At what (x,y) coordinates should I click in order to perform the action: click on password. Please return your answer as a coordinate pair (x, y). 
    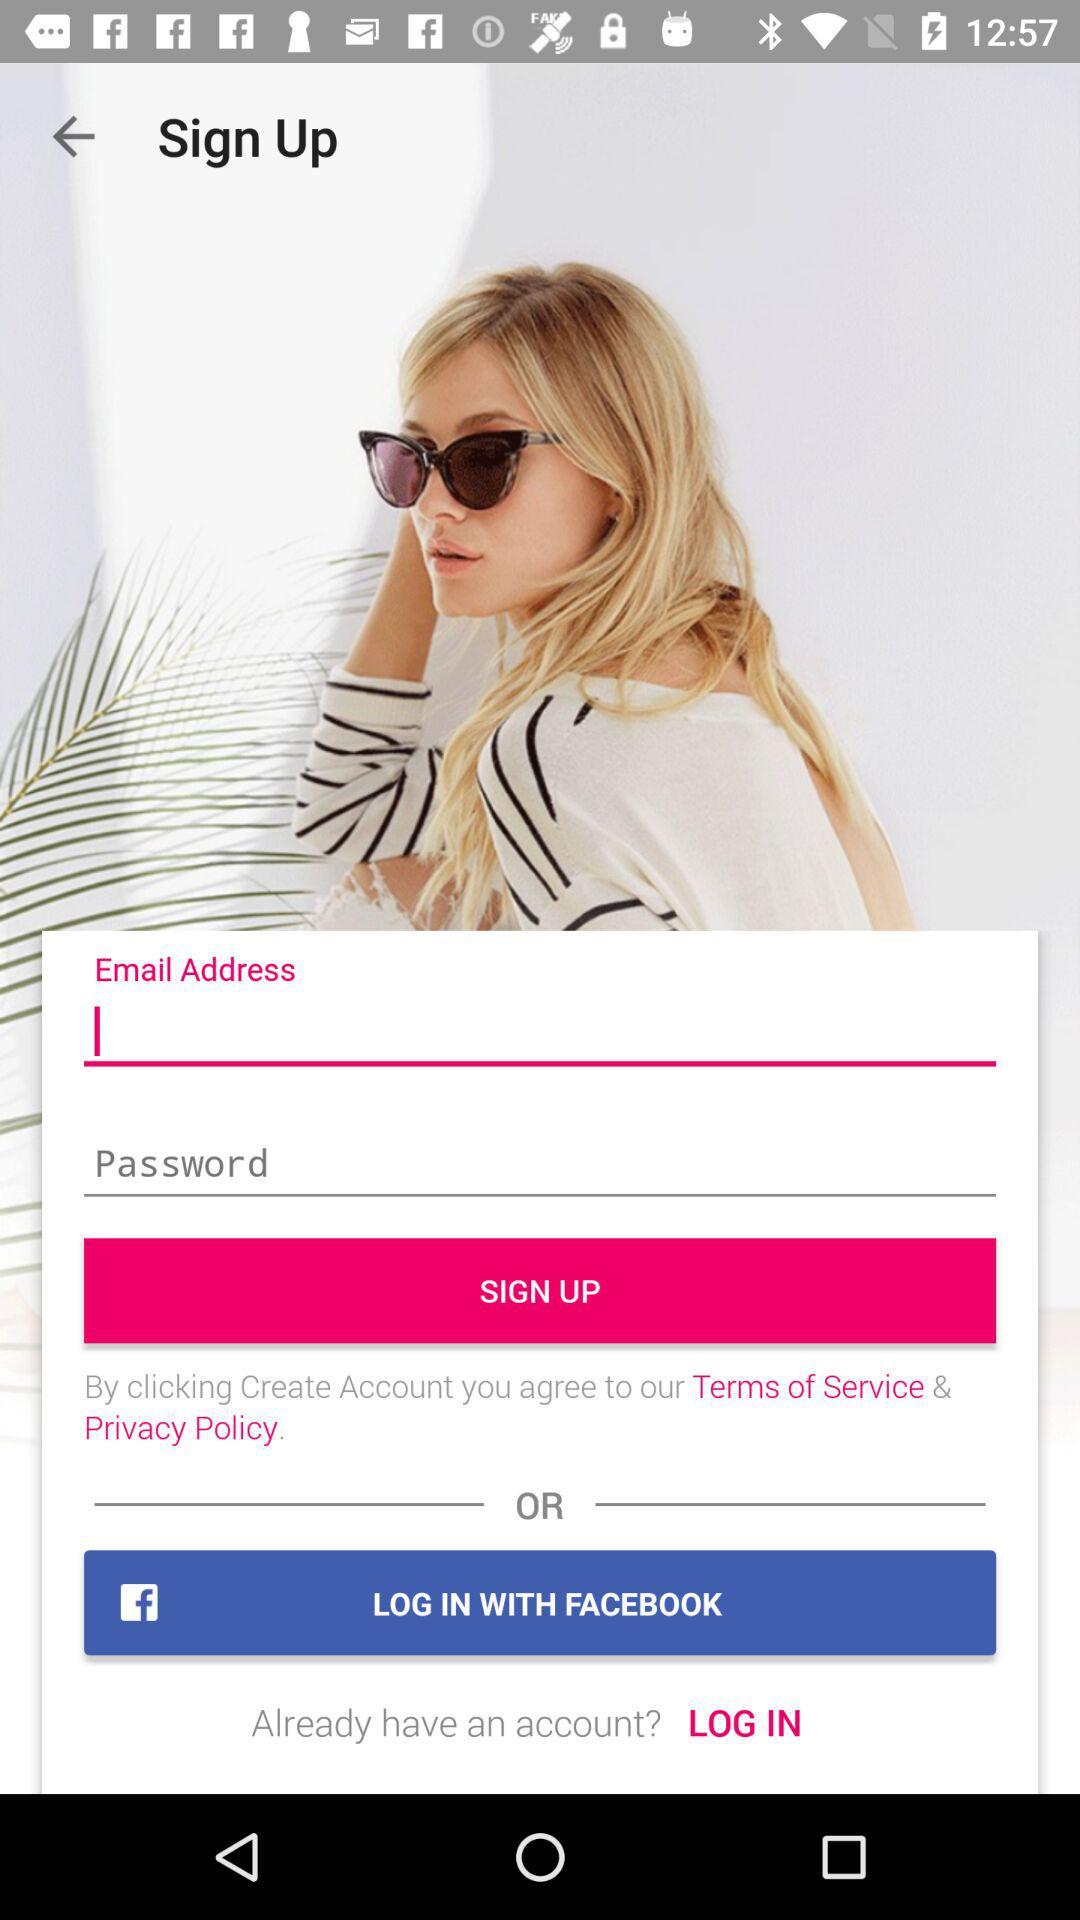
    Looking at the image, I should click on (540, 1165).